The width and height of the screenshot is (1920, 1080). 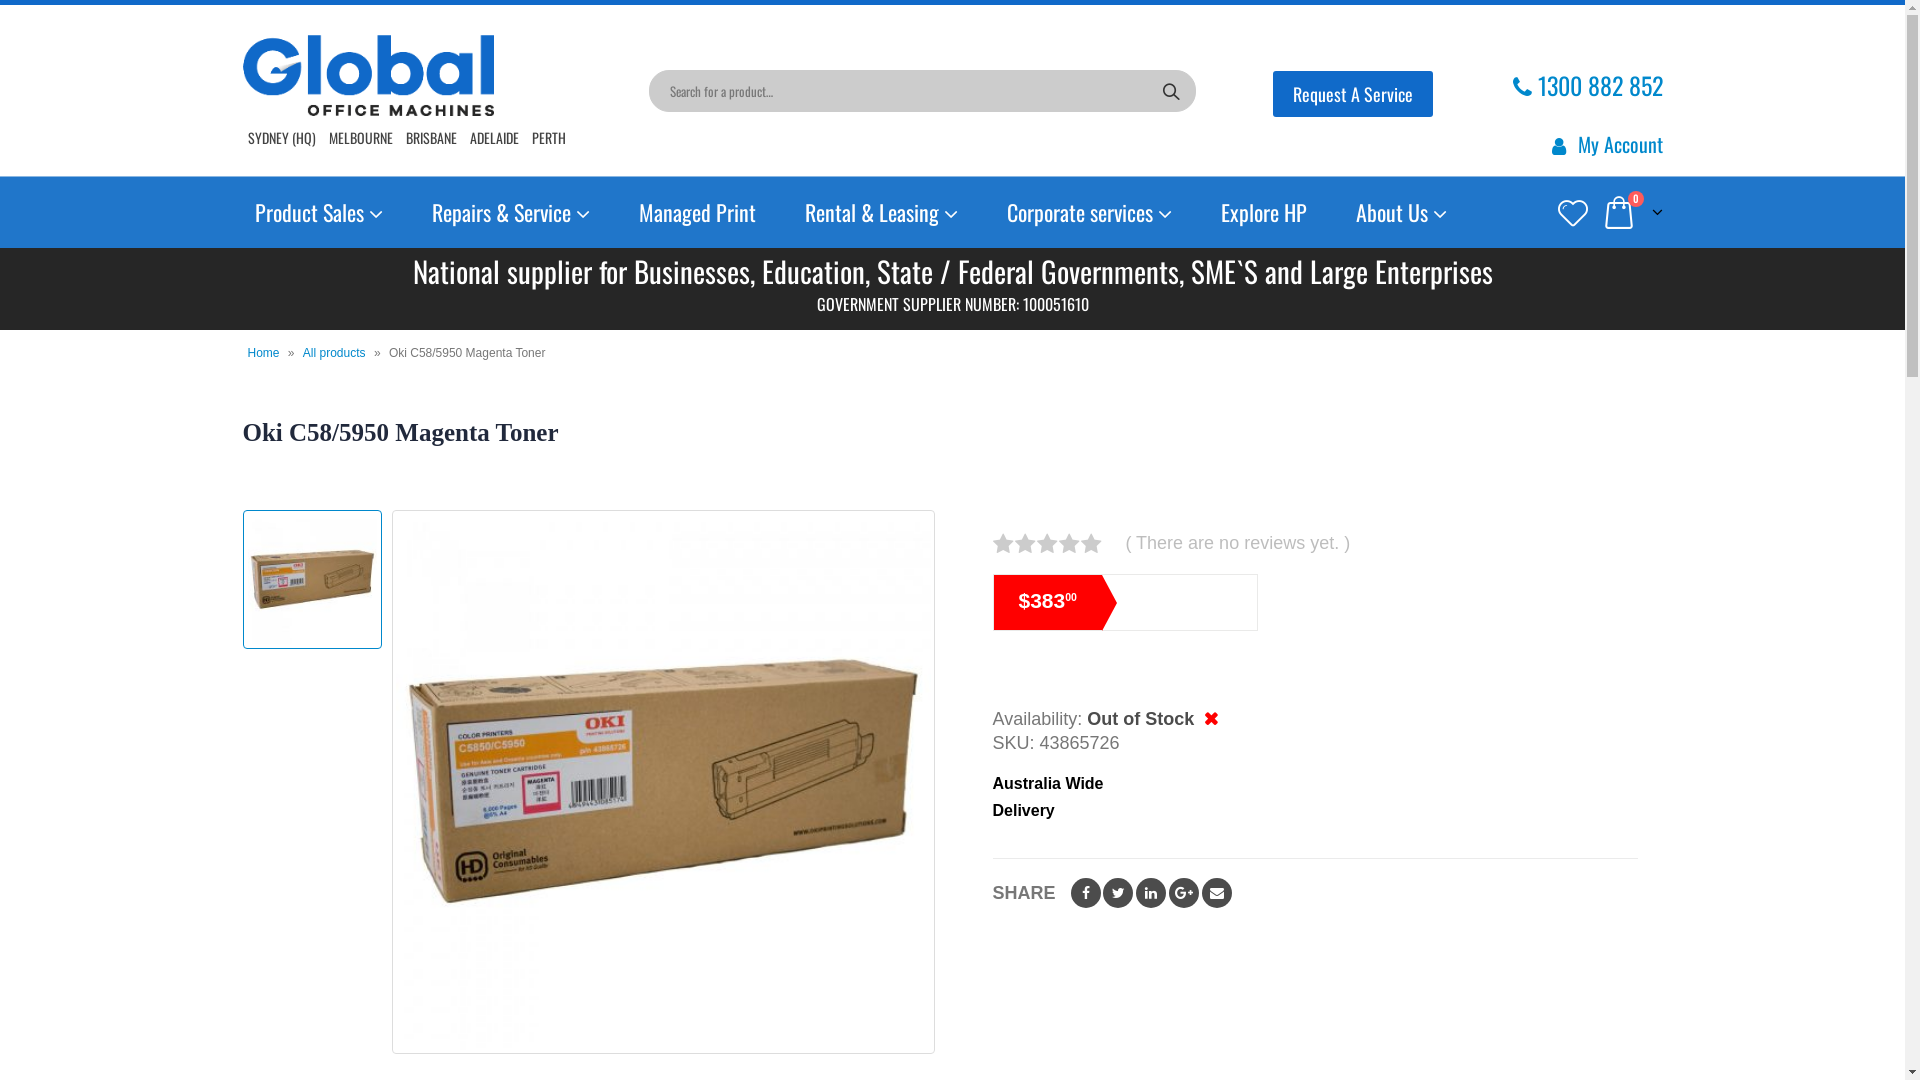 What do you see at coordinates (1172, 88) in the screenshot?
I see `'Search'` at bounding box center [1172, 88].